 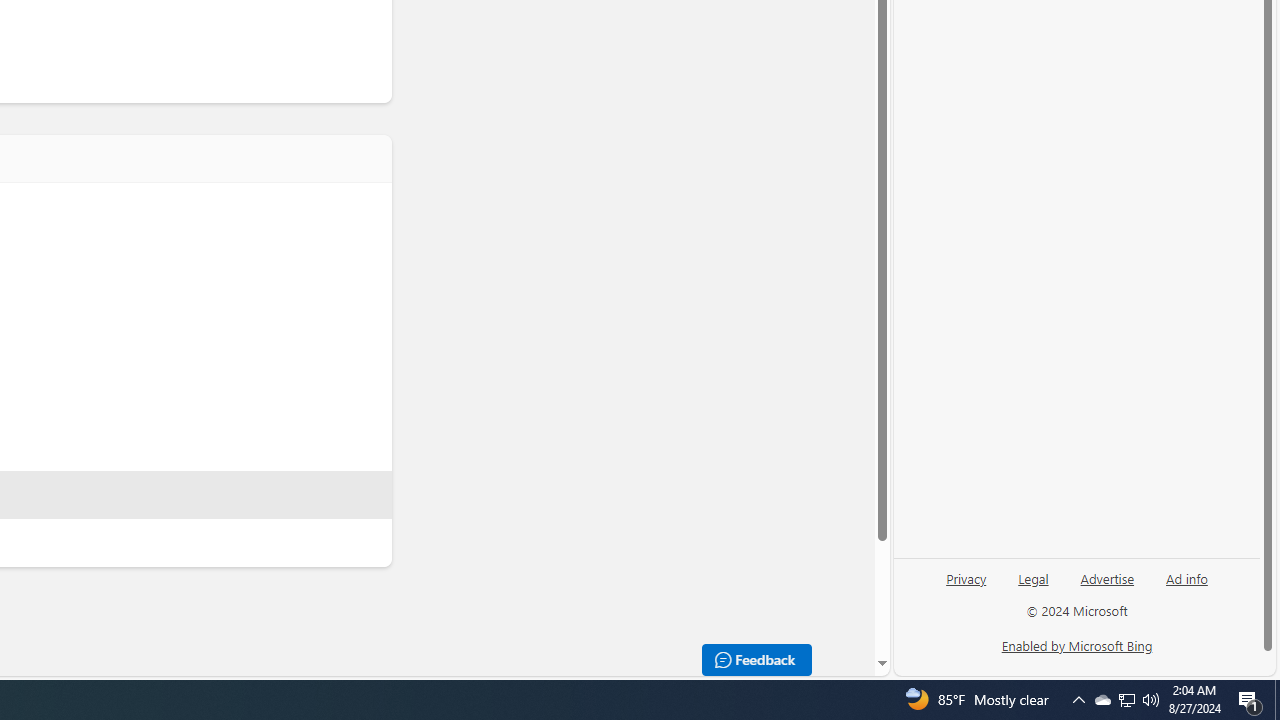 What do you see at coordinates (1186, 585) in the screenshot?
I see `'Ad info'` at bounding box center [1186, 585].